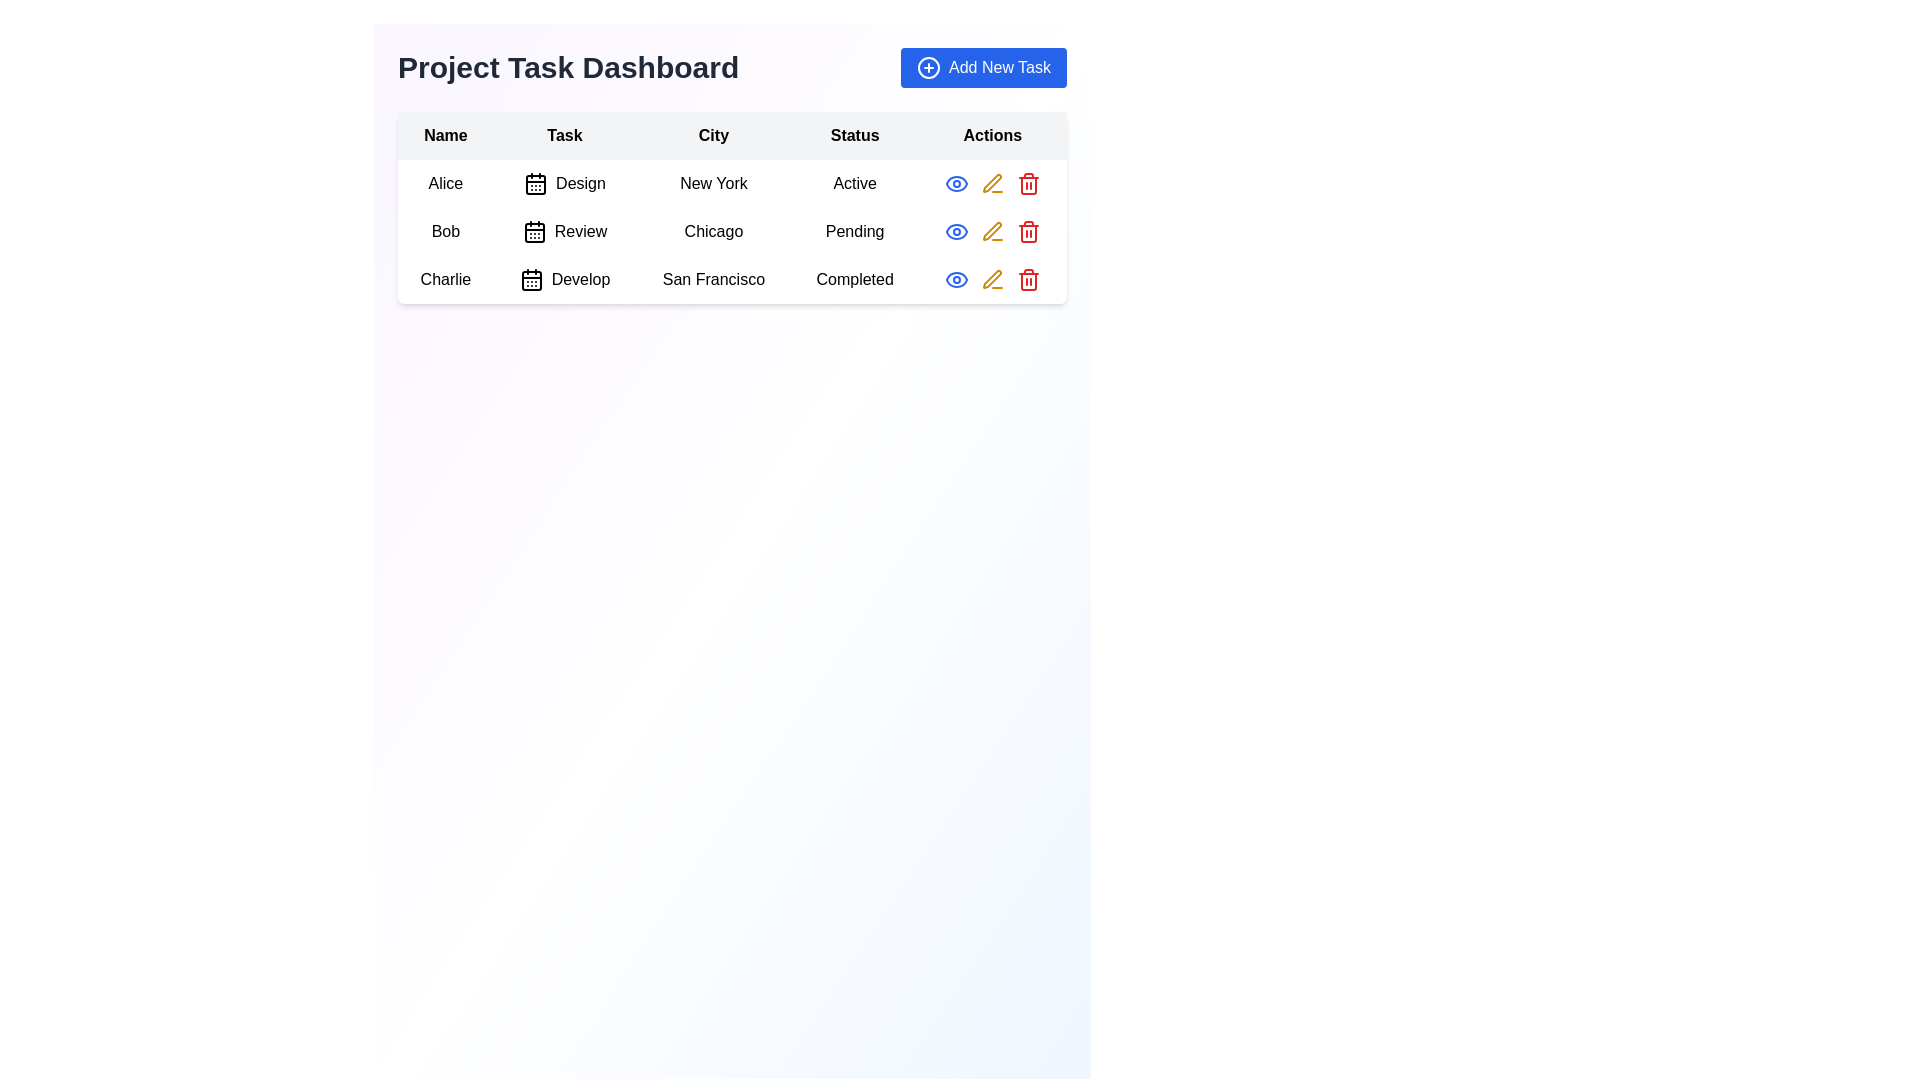 Image resolution: width=1920 pixels, height=1080 pixels. What do you see at coordinates (567, 67) in the screenshot?
I see `the static text heading in the upper-left corner of the dashboard, which serves as the title for the interface, before the 'Add New Task' button` at bounding box center [567, 67].